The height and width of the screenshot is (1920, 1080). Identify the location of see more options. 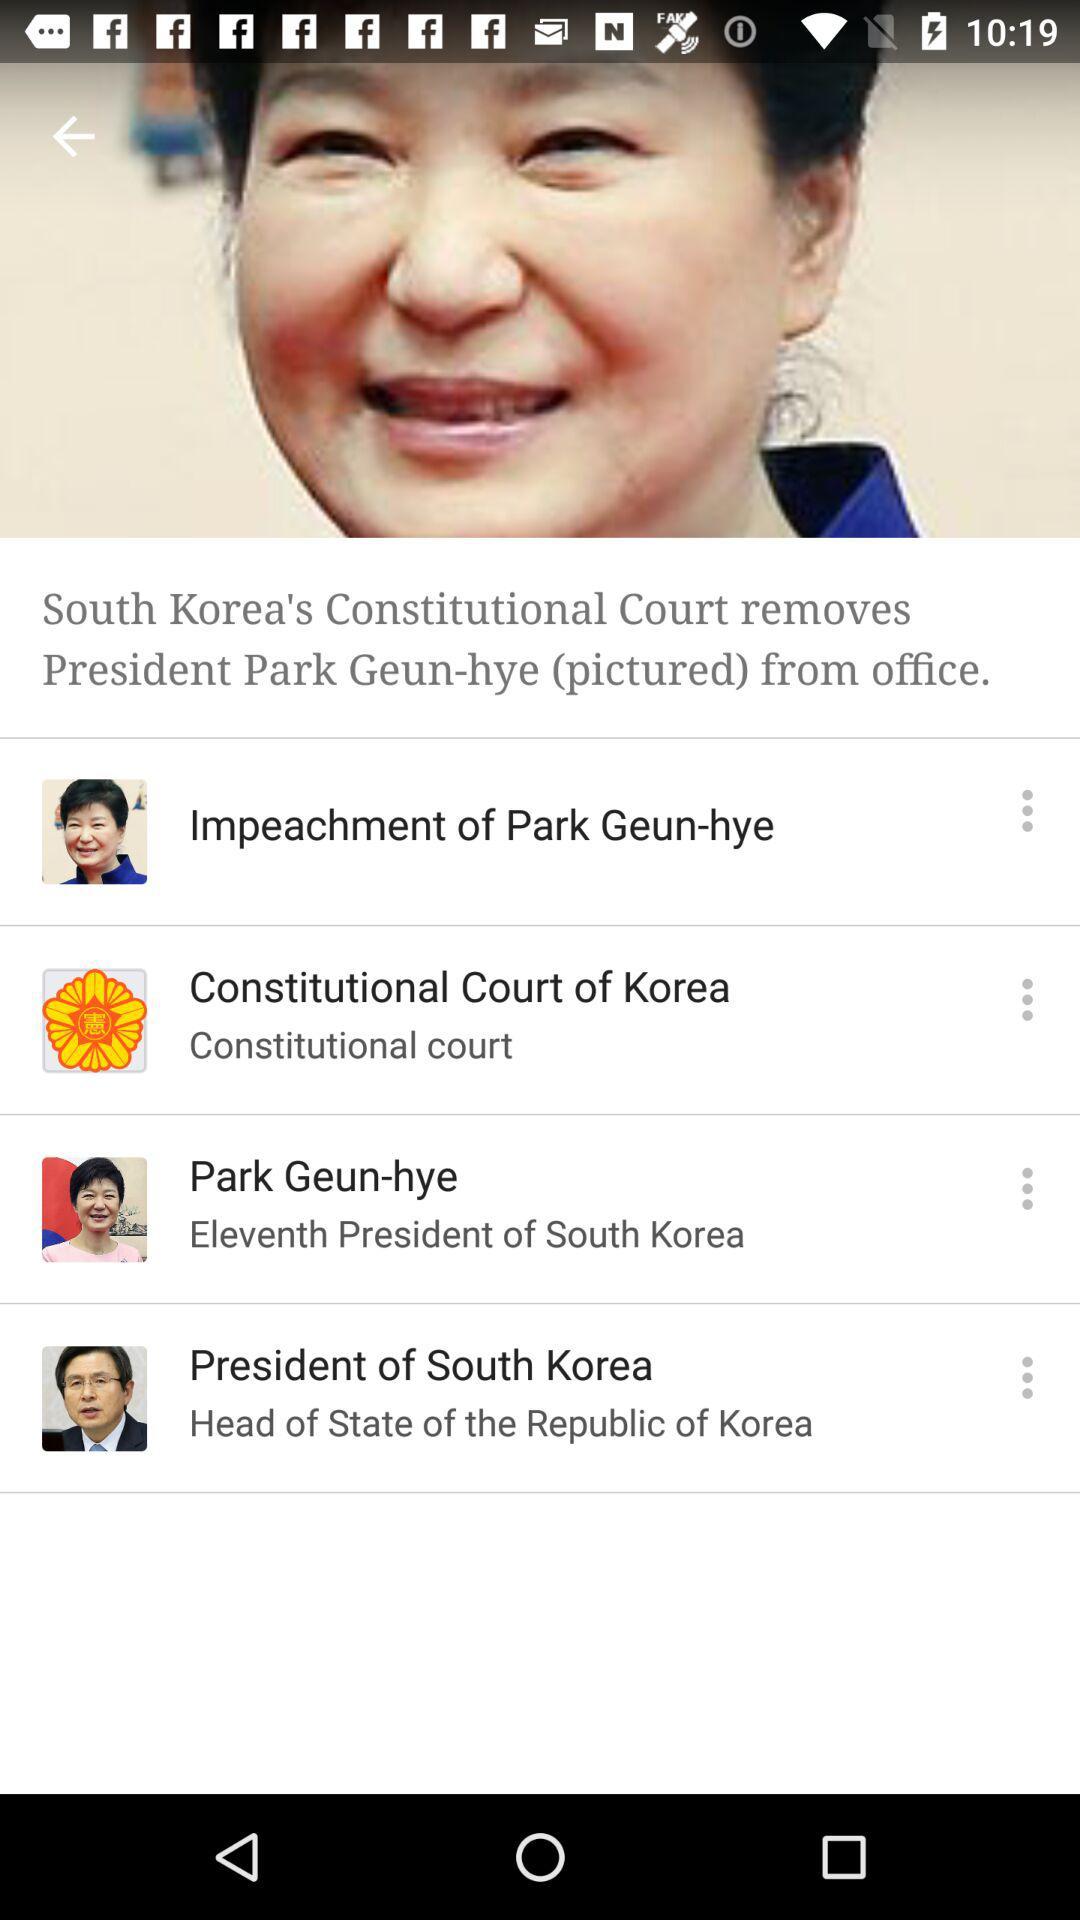
(1027, 1188).